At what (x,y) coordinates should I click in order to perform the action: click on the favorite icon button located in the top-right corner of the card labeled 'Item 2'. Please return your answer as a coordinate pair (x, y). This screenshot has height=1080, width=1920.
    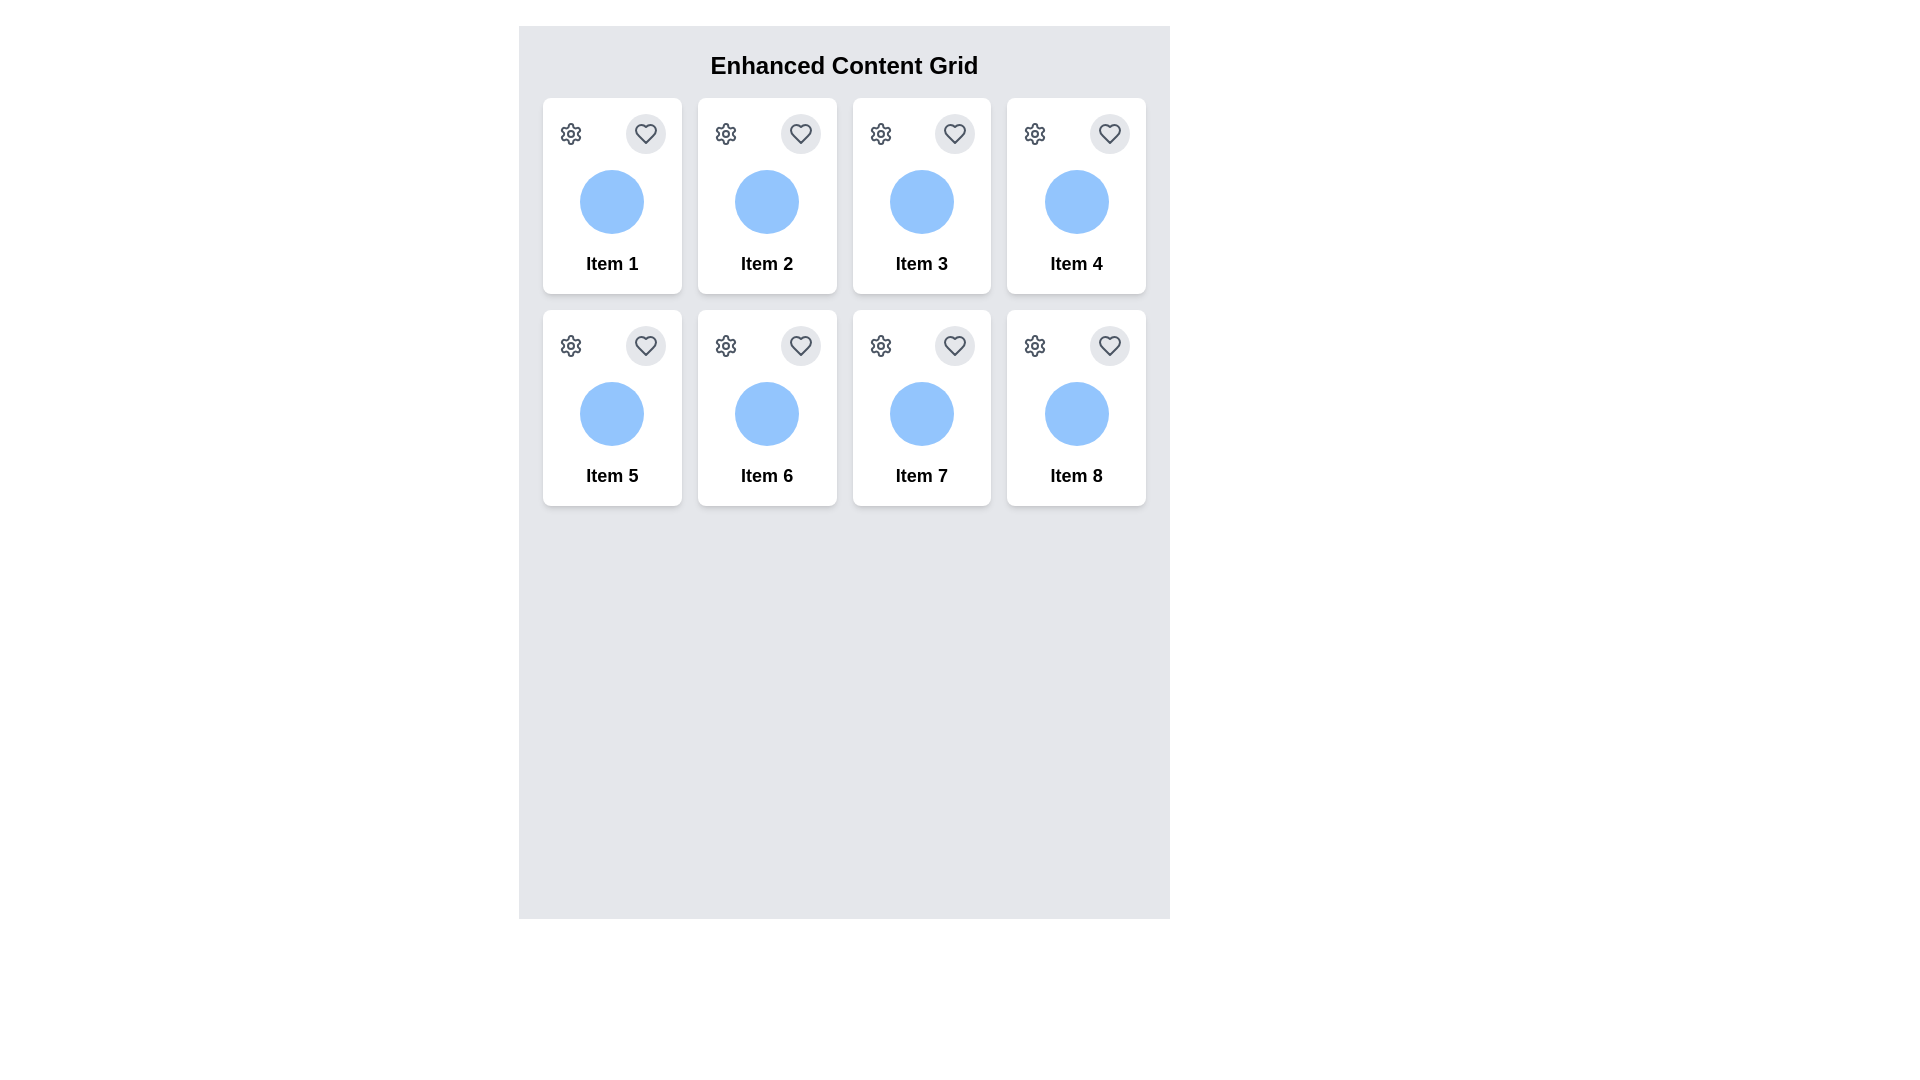
    Looking at the image, I should click on (800, 134).